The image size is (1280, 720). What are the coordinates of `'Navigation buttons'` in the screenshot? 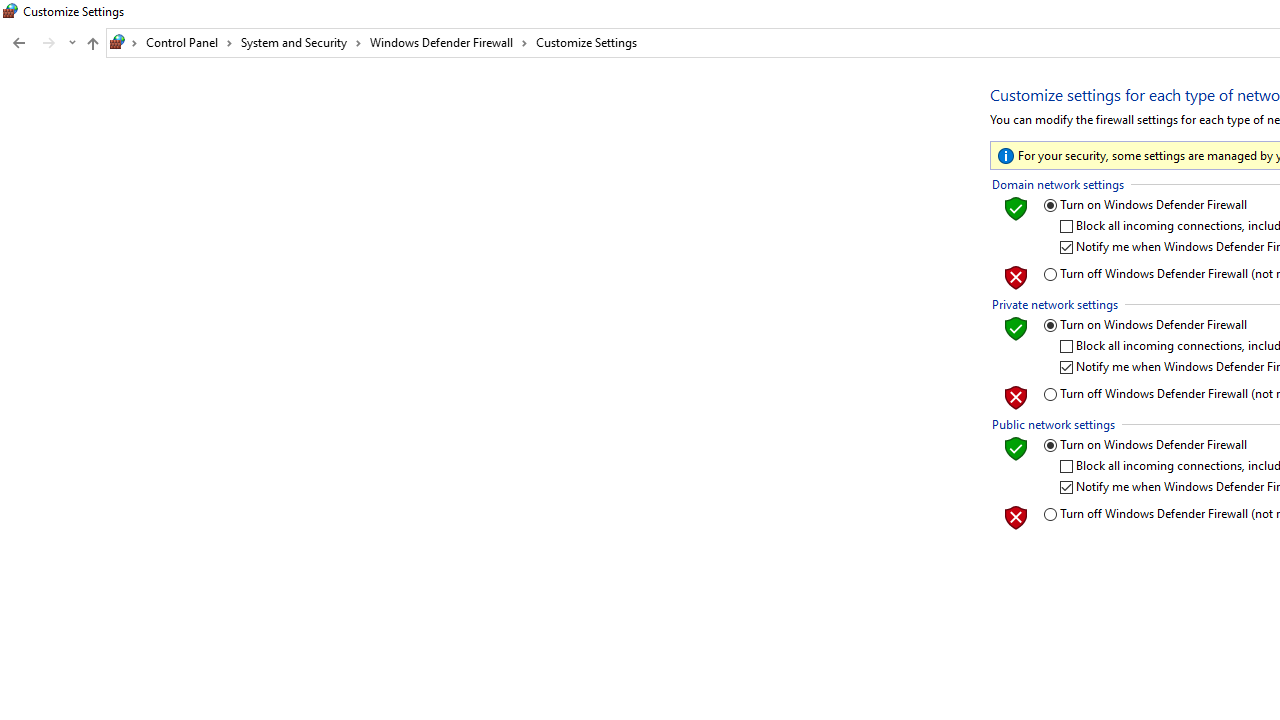 It's located at (42, 43).